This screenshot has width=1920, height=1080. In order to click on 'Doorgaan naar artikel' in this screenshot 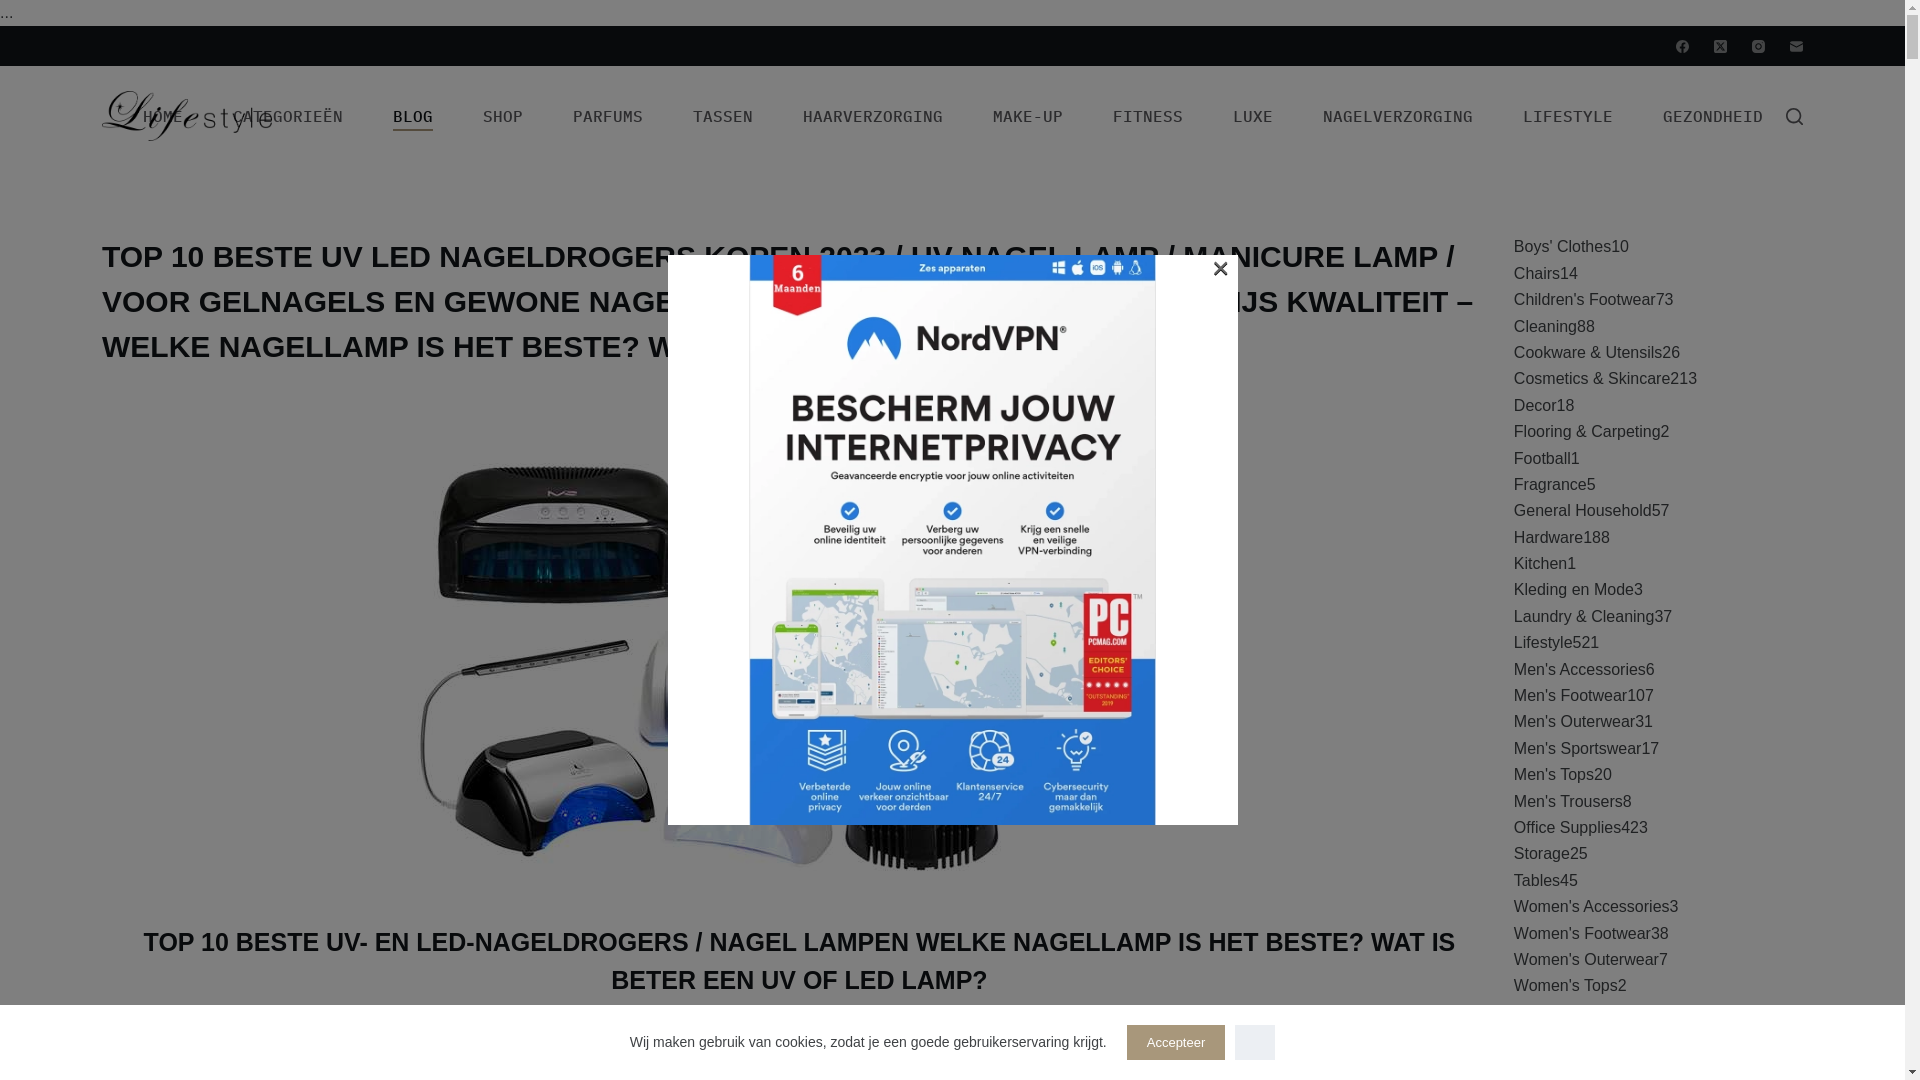, I will do `click(19, 10)`.